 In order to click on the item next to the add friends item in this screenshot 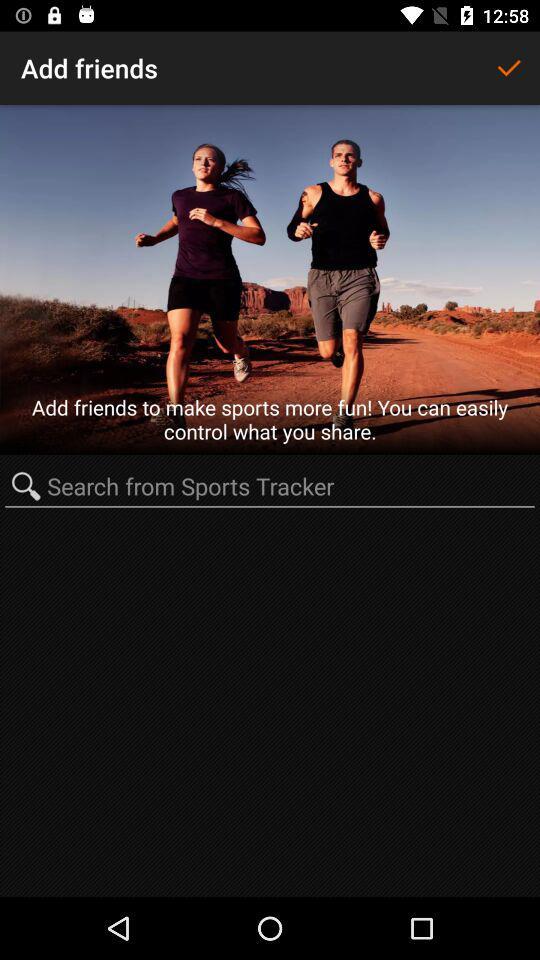, I will do `click(508, 68)`.